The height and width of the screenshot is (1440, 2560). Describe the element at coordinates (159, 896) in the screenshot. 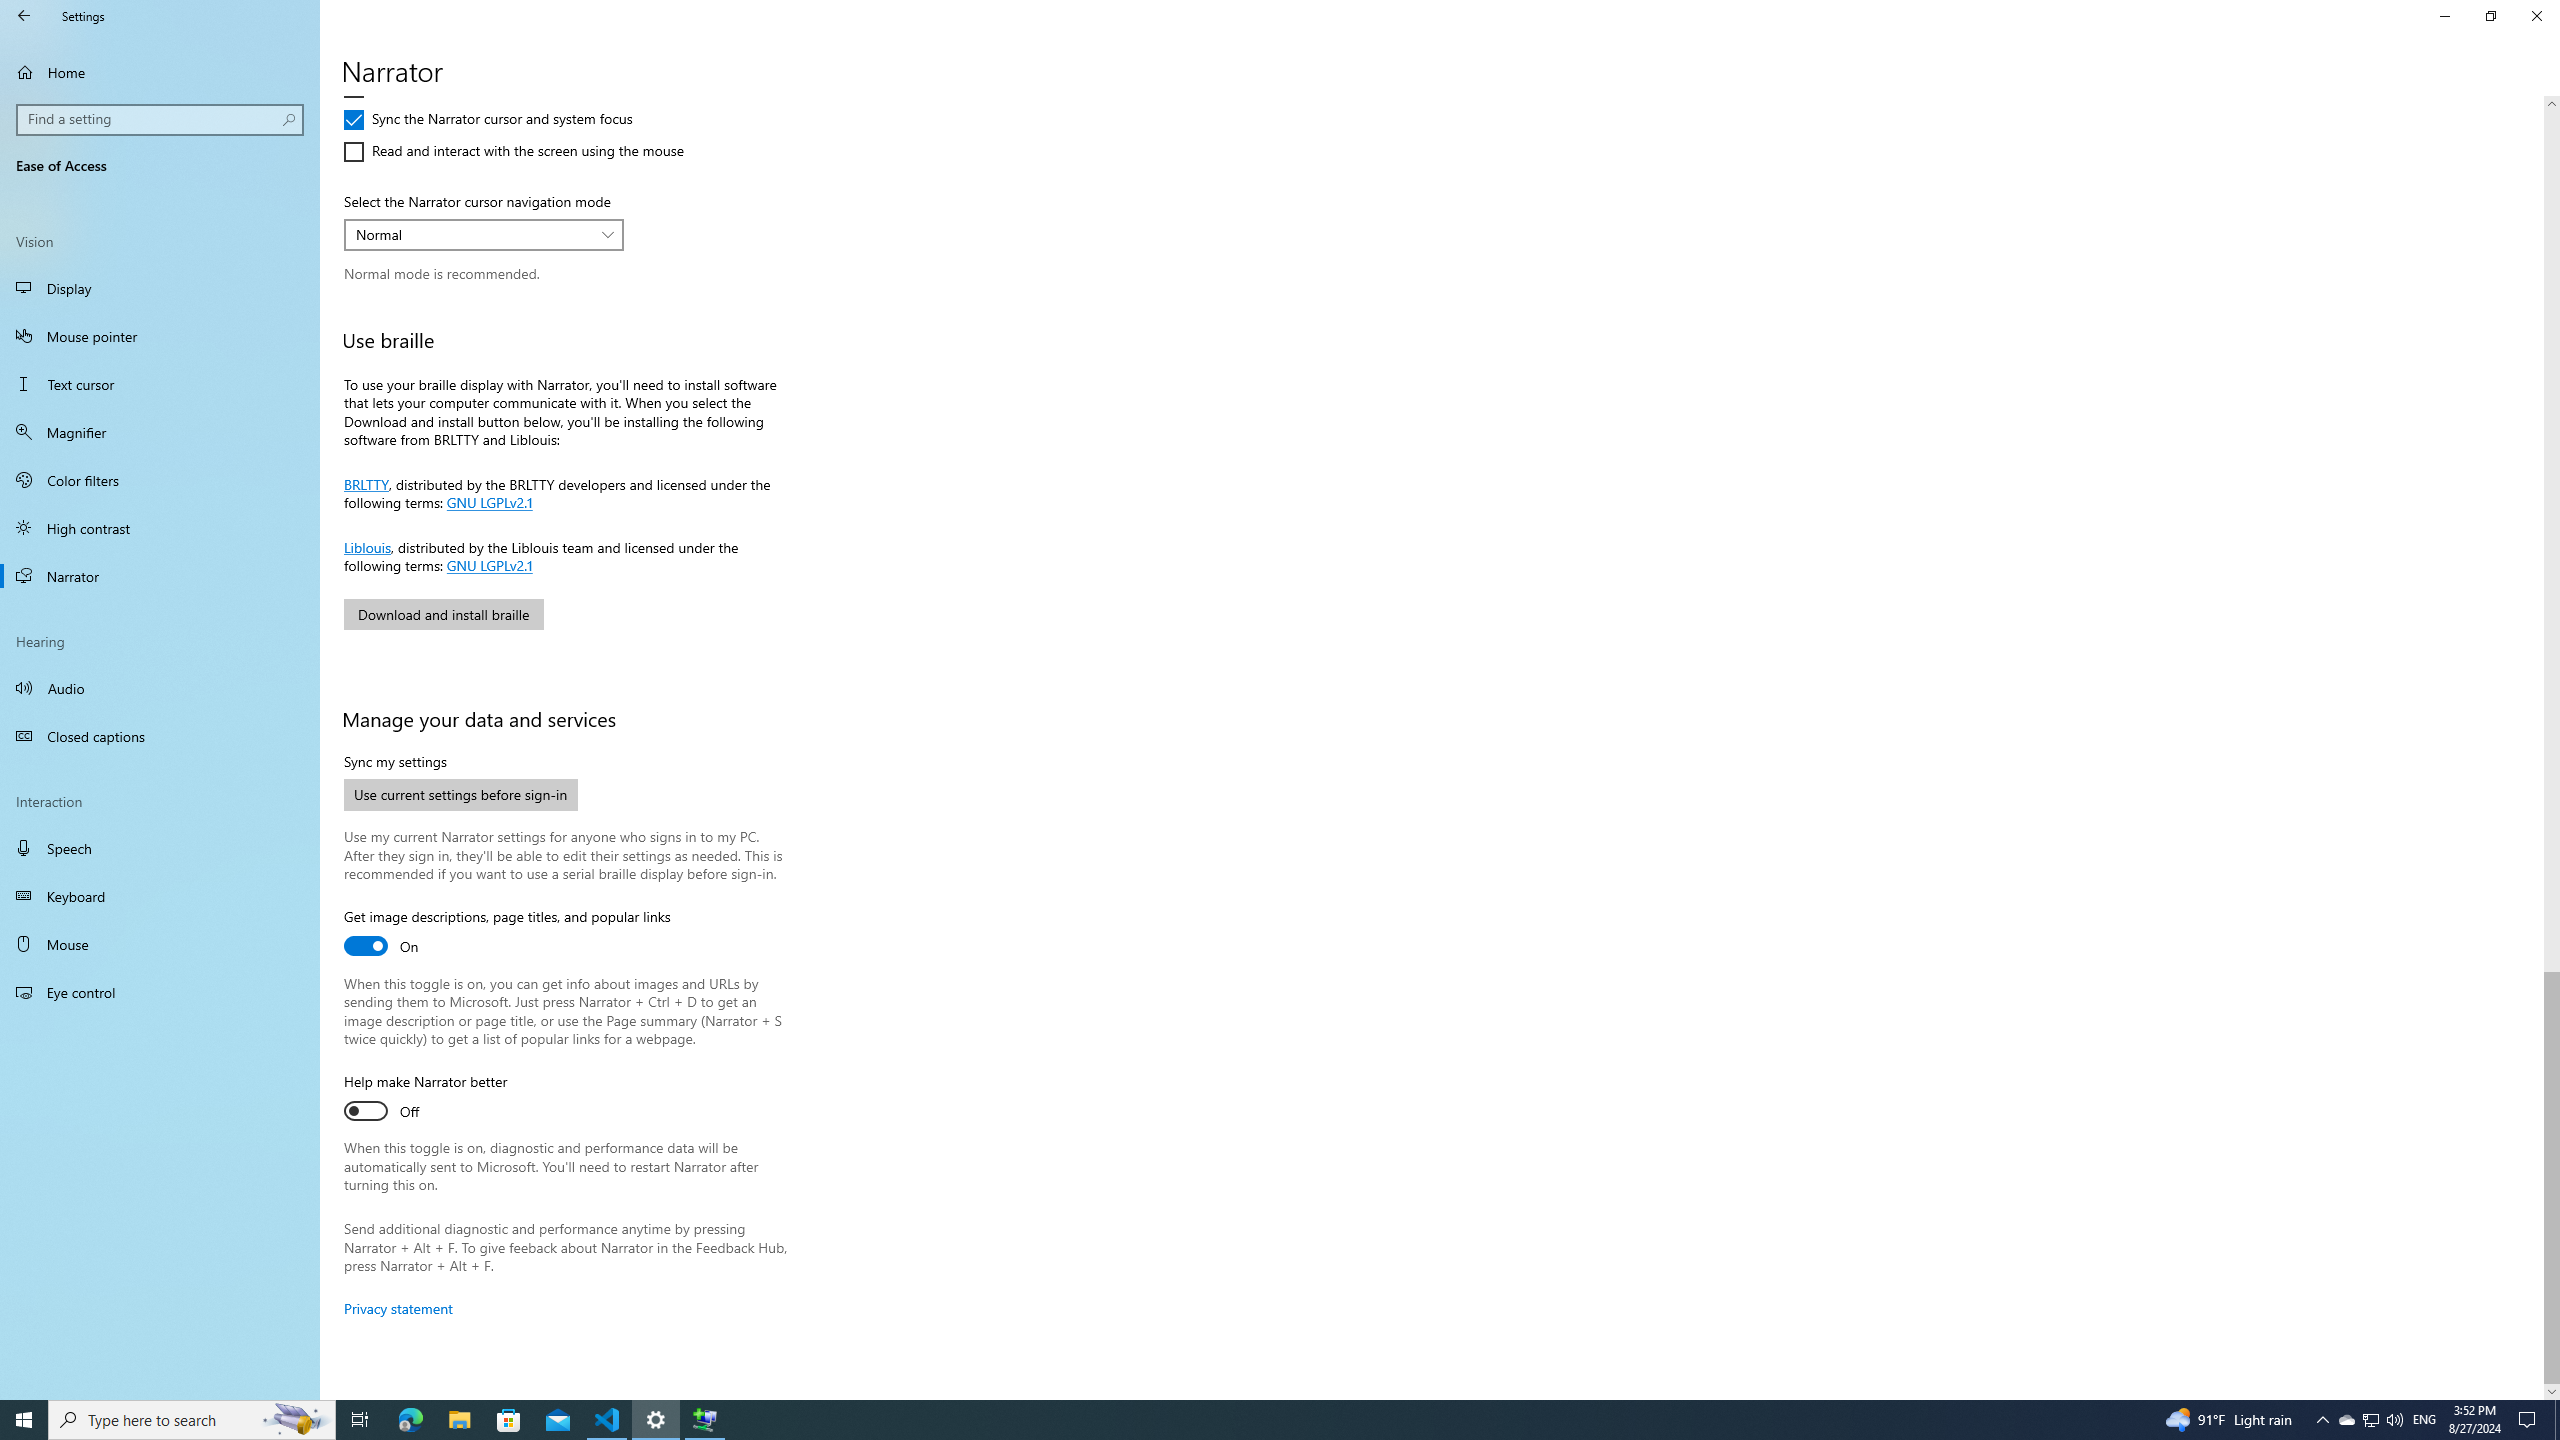

I see `'Keyboard'` at that location.